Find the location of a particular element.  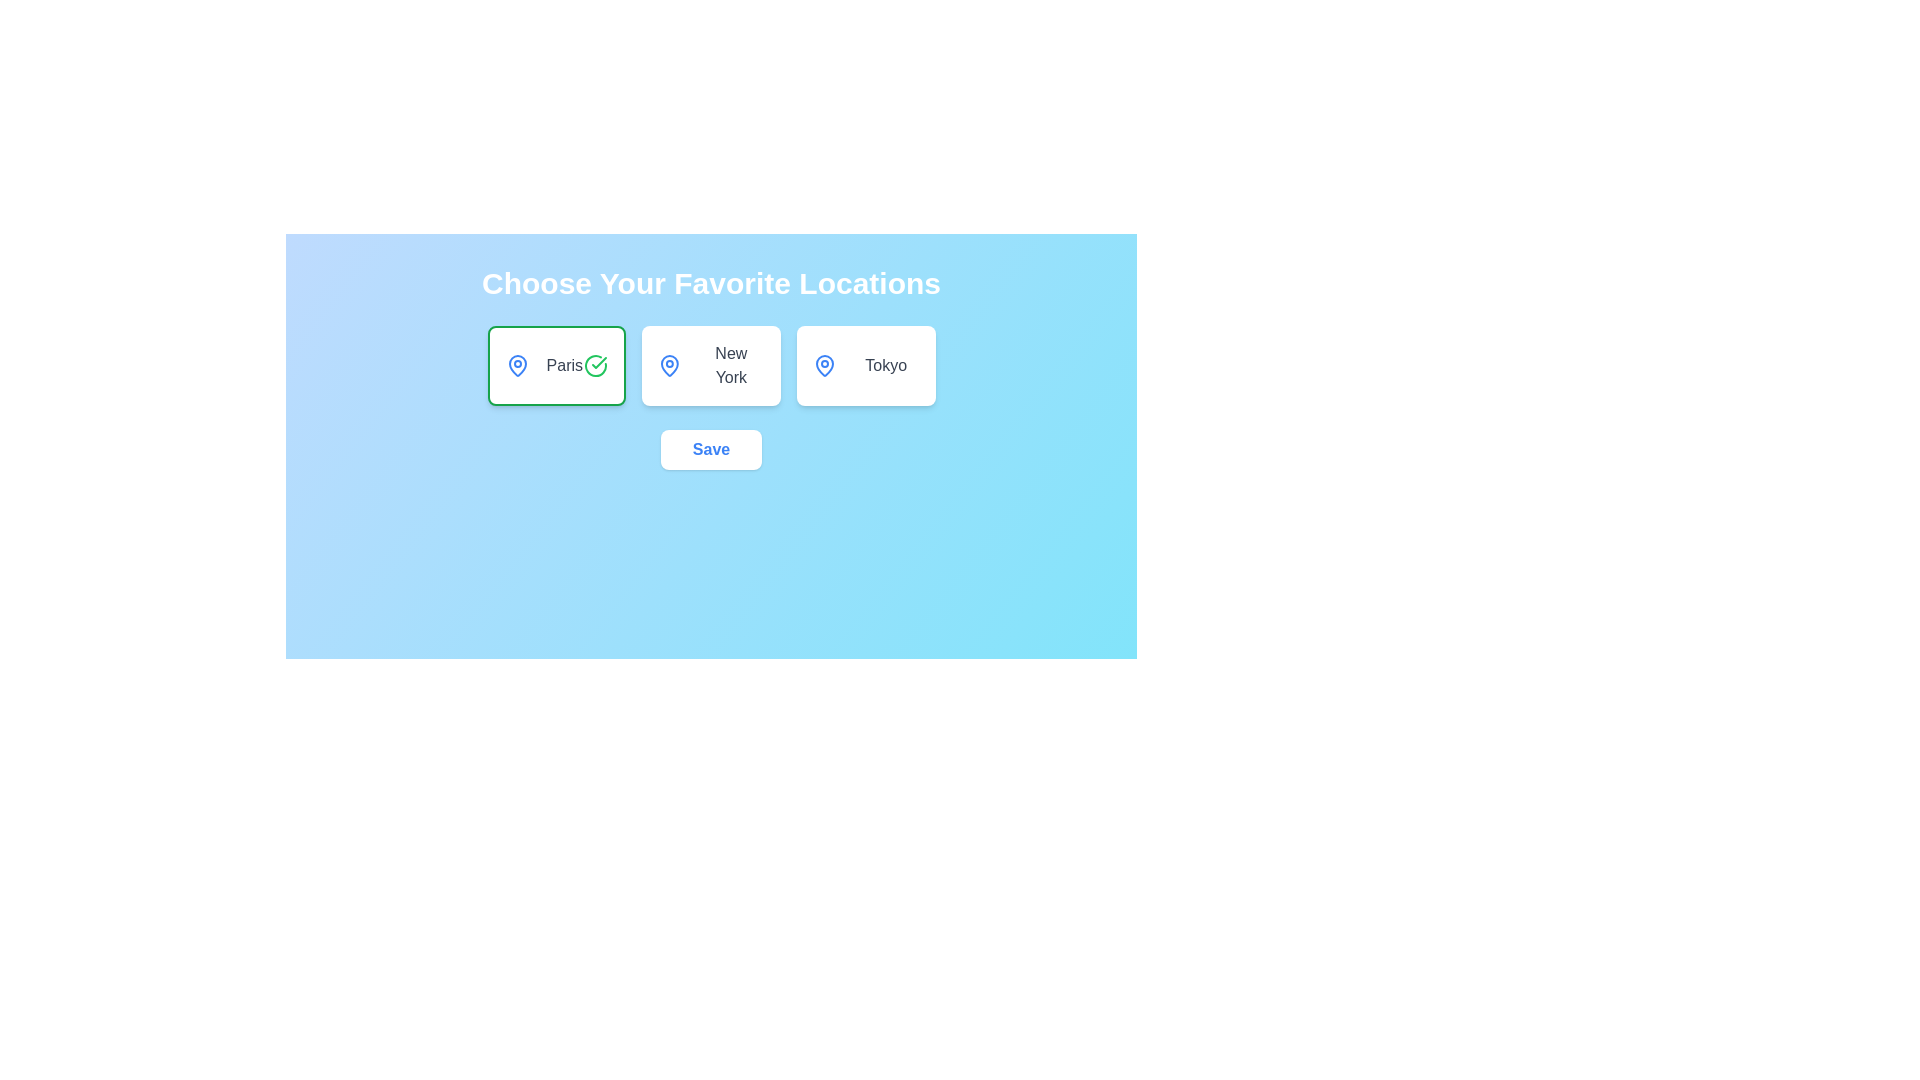

the location card for New York is located at coordinates (711, 366).